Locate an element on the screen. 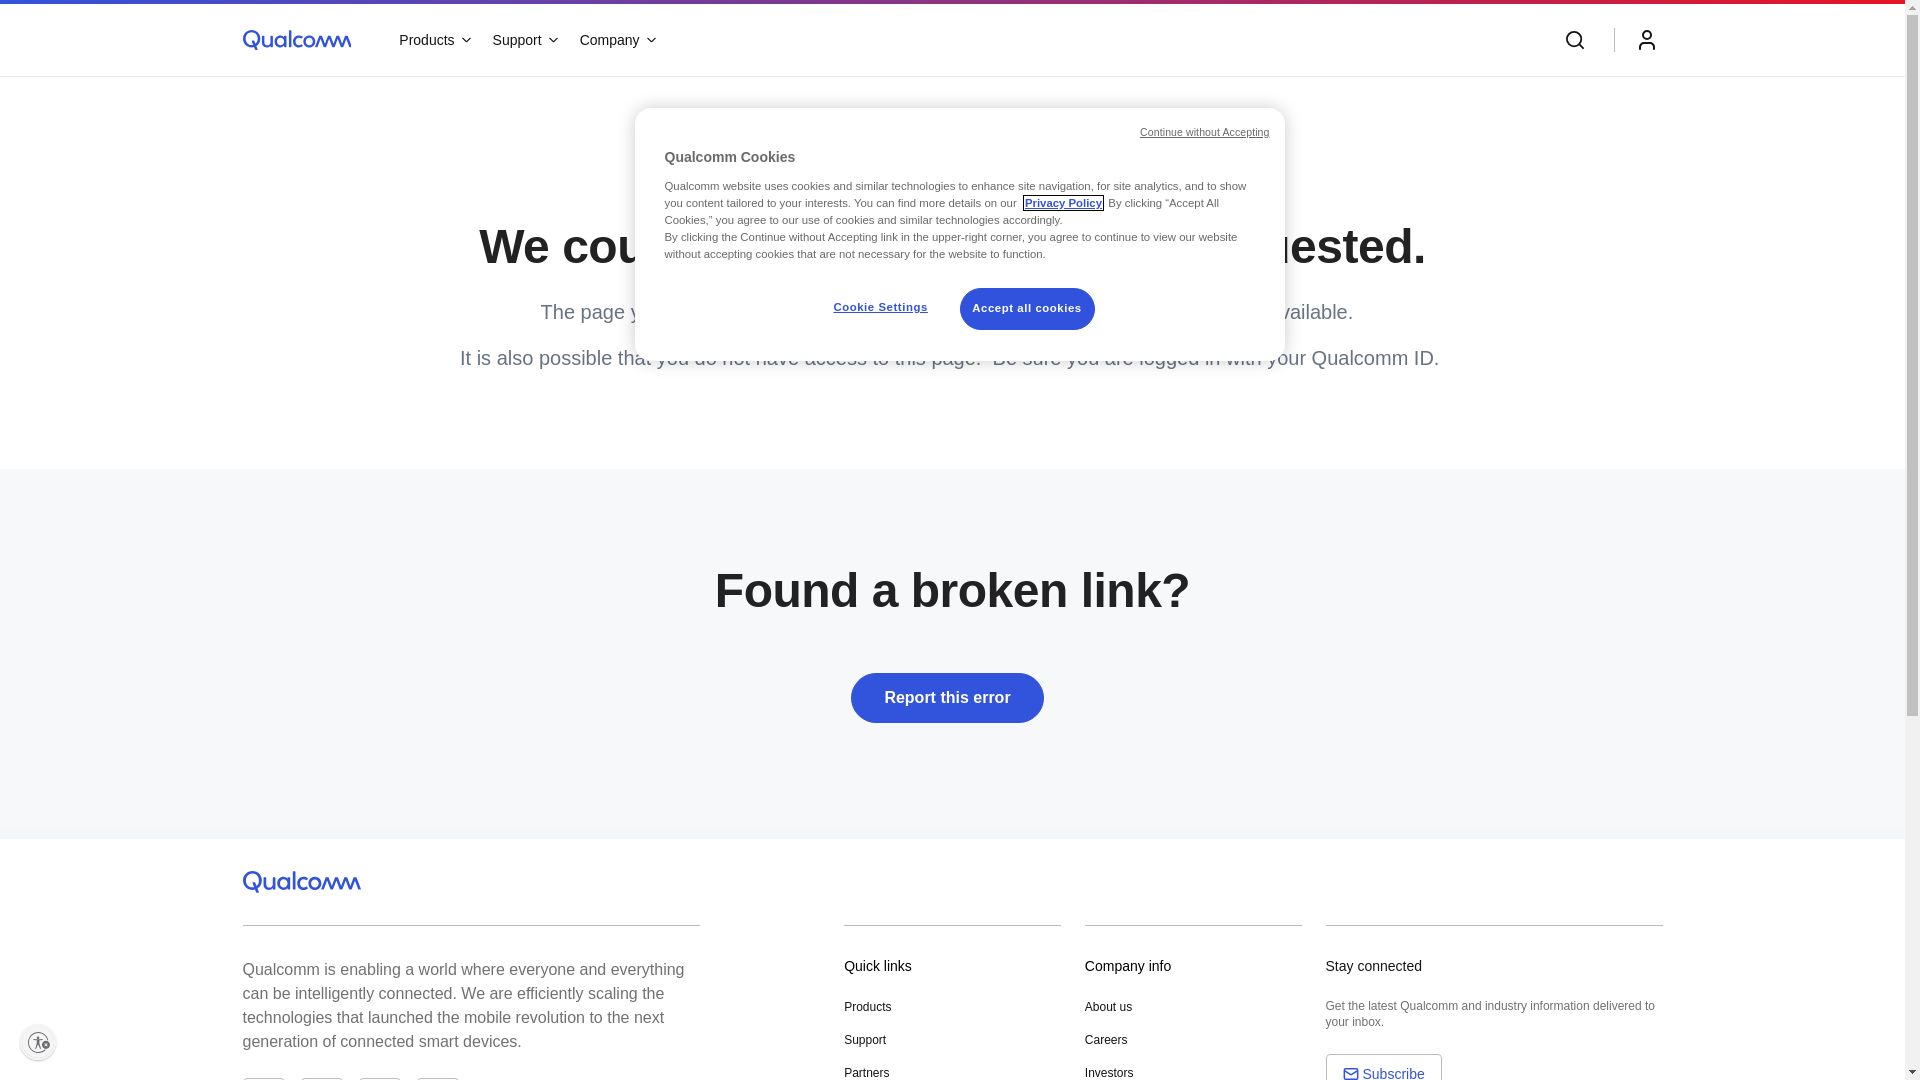  'Support' is located at coordinates (864, 1039).